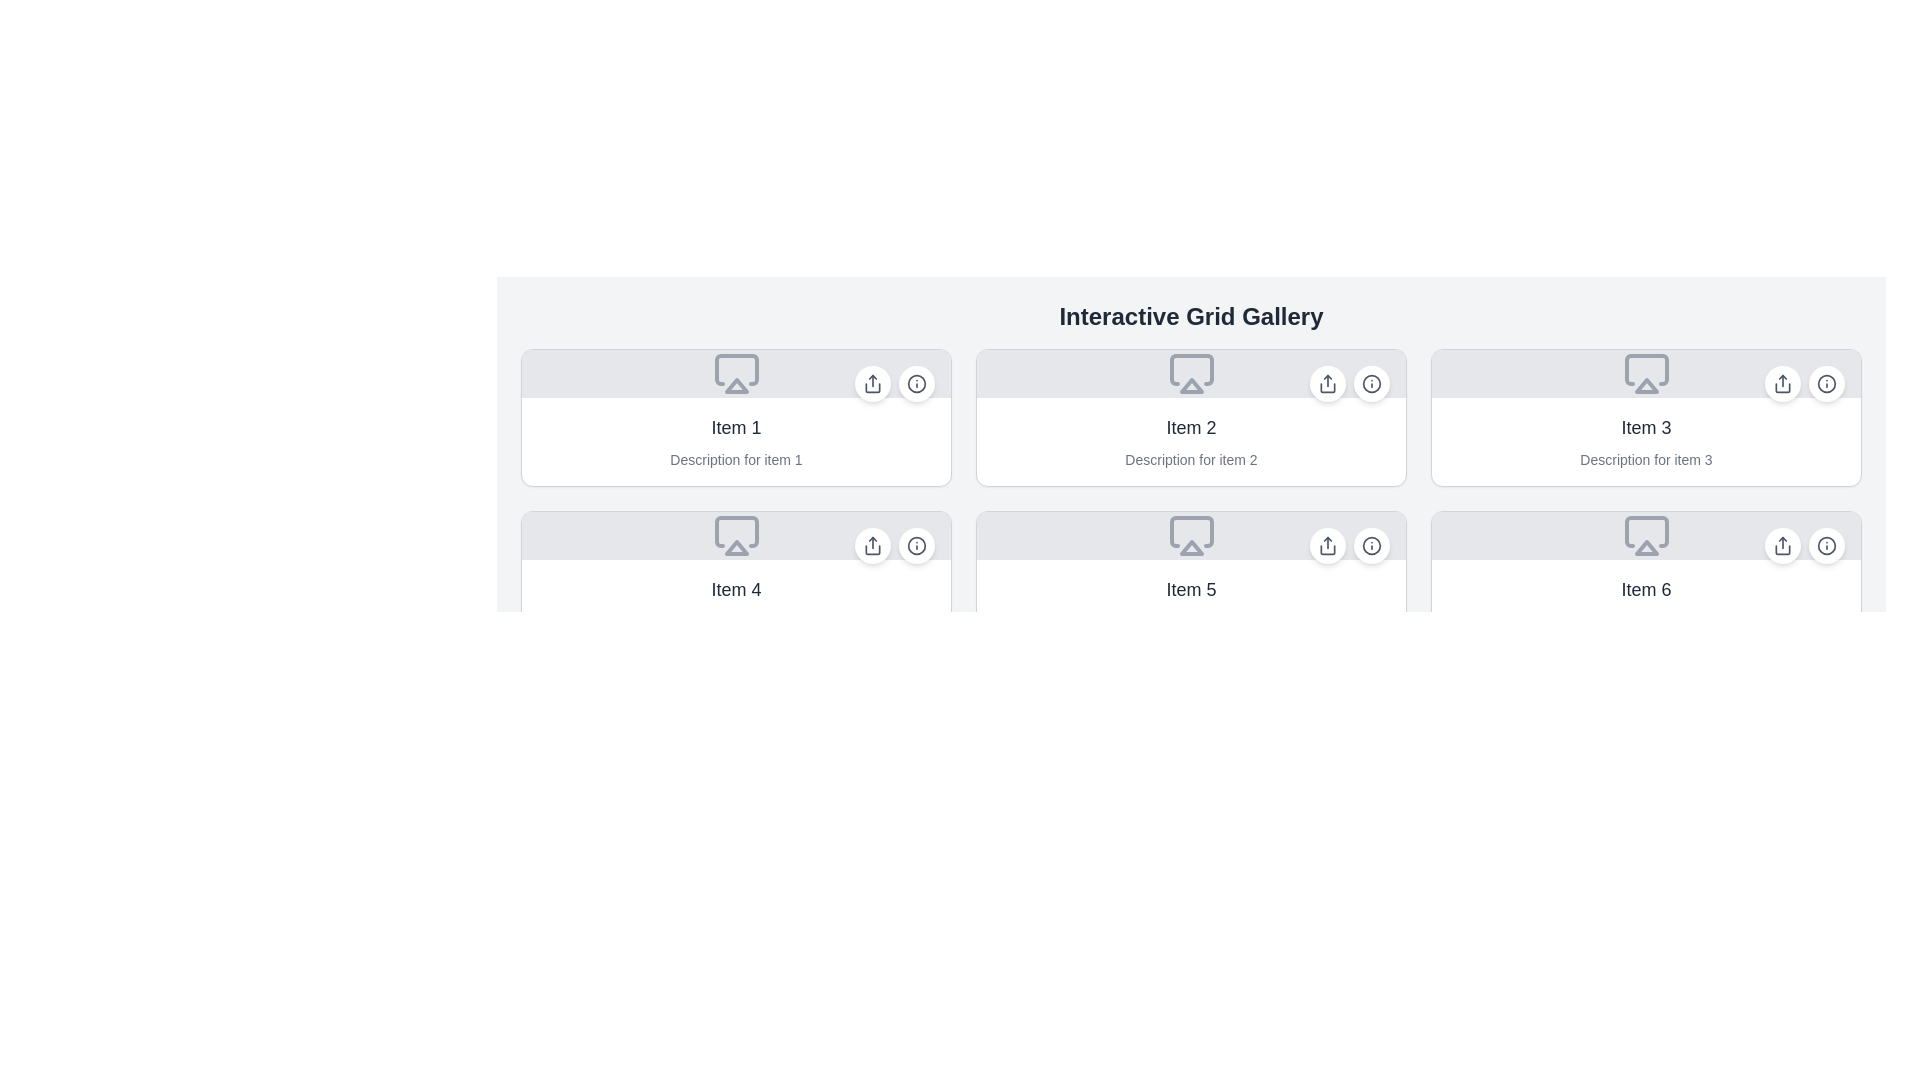 The width and height of the screenshot is (1920, 1080). I want to click on the third card in the grid layout that represents 'Item 3', so click(1646, 416).